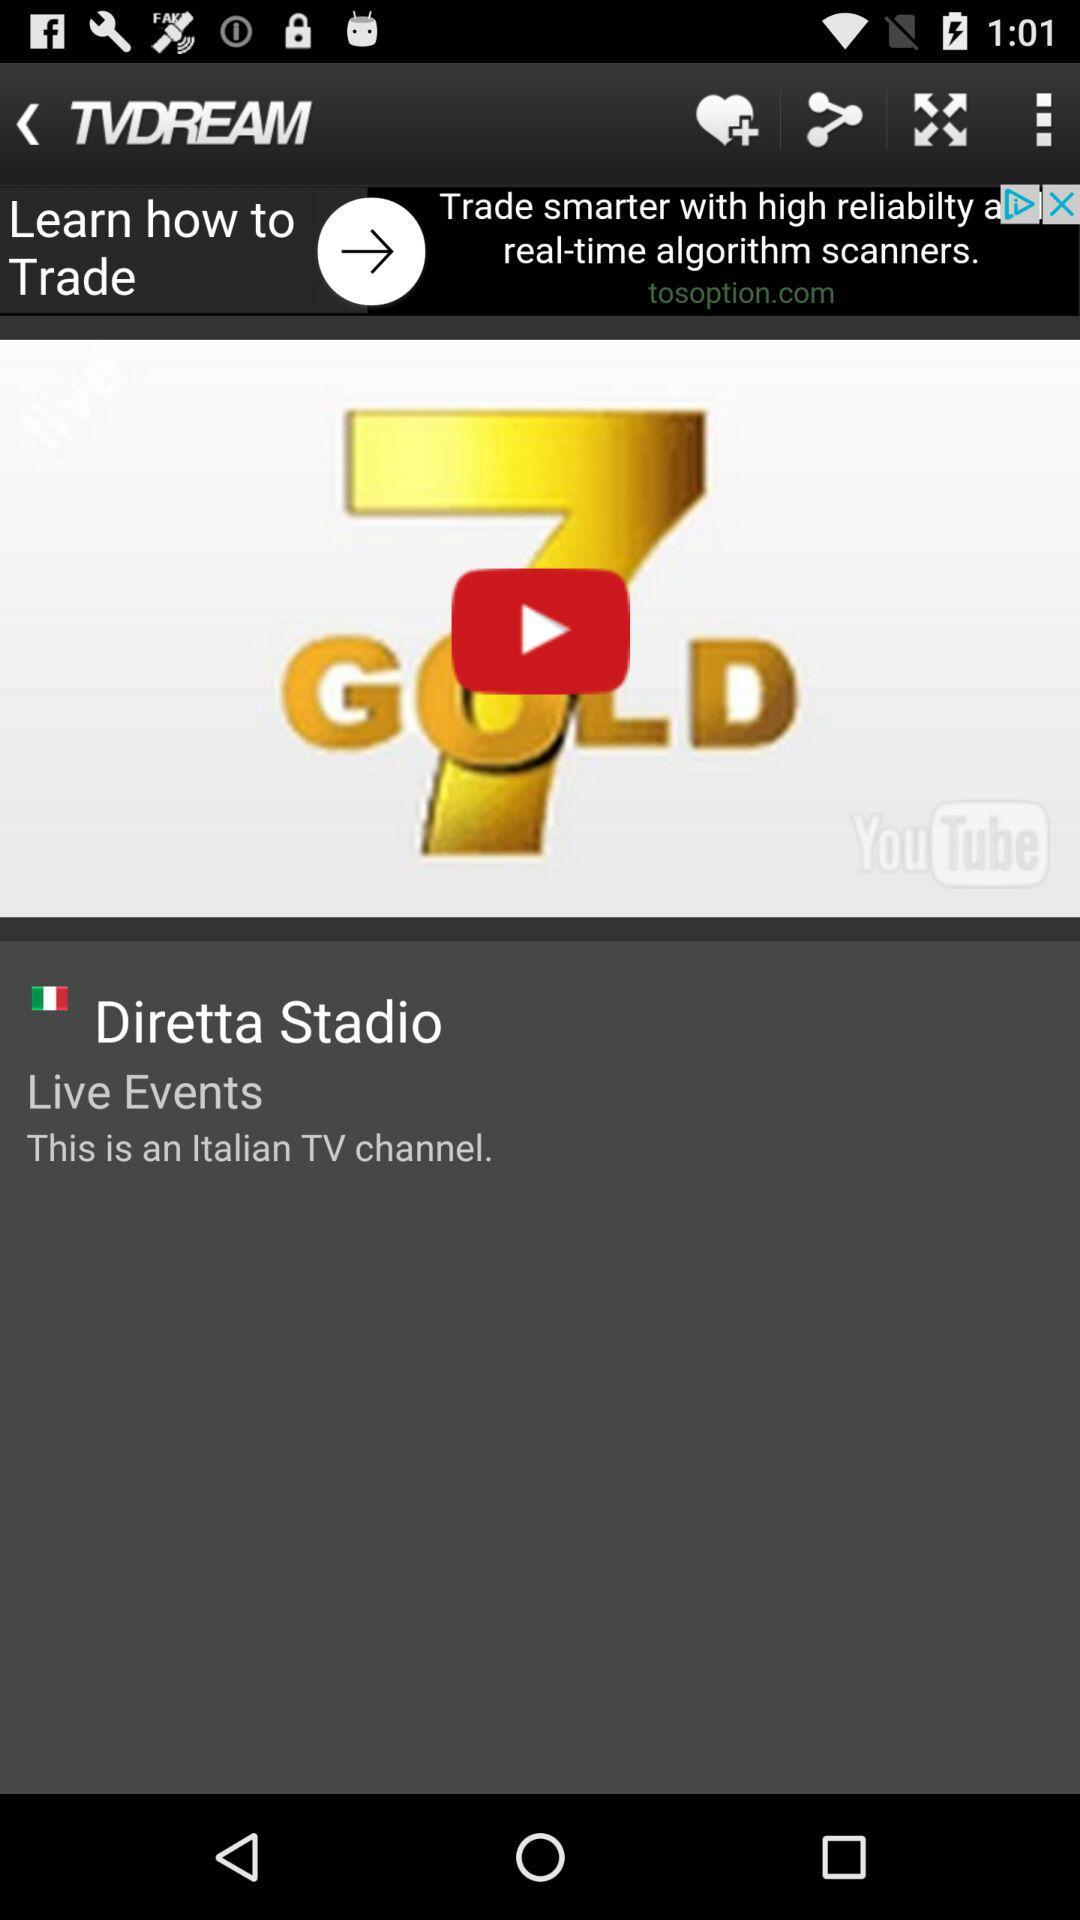 Image resolution: width=1080 pixels, height=1920 pixels. Describe the element at coordinates (833, 127) in the screenshot. I see `the share icon` at that location.